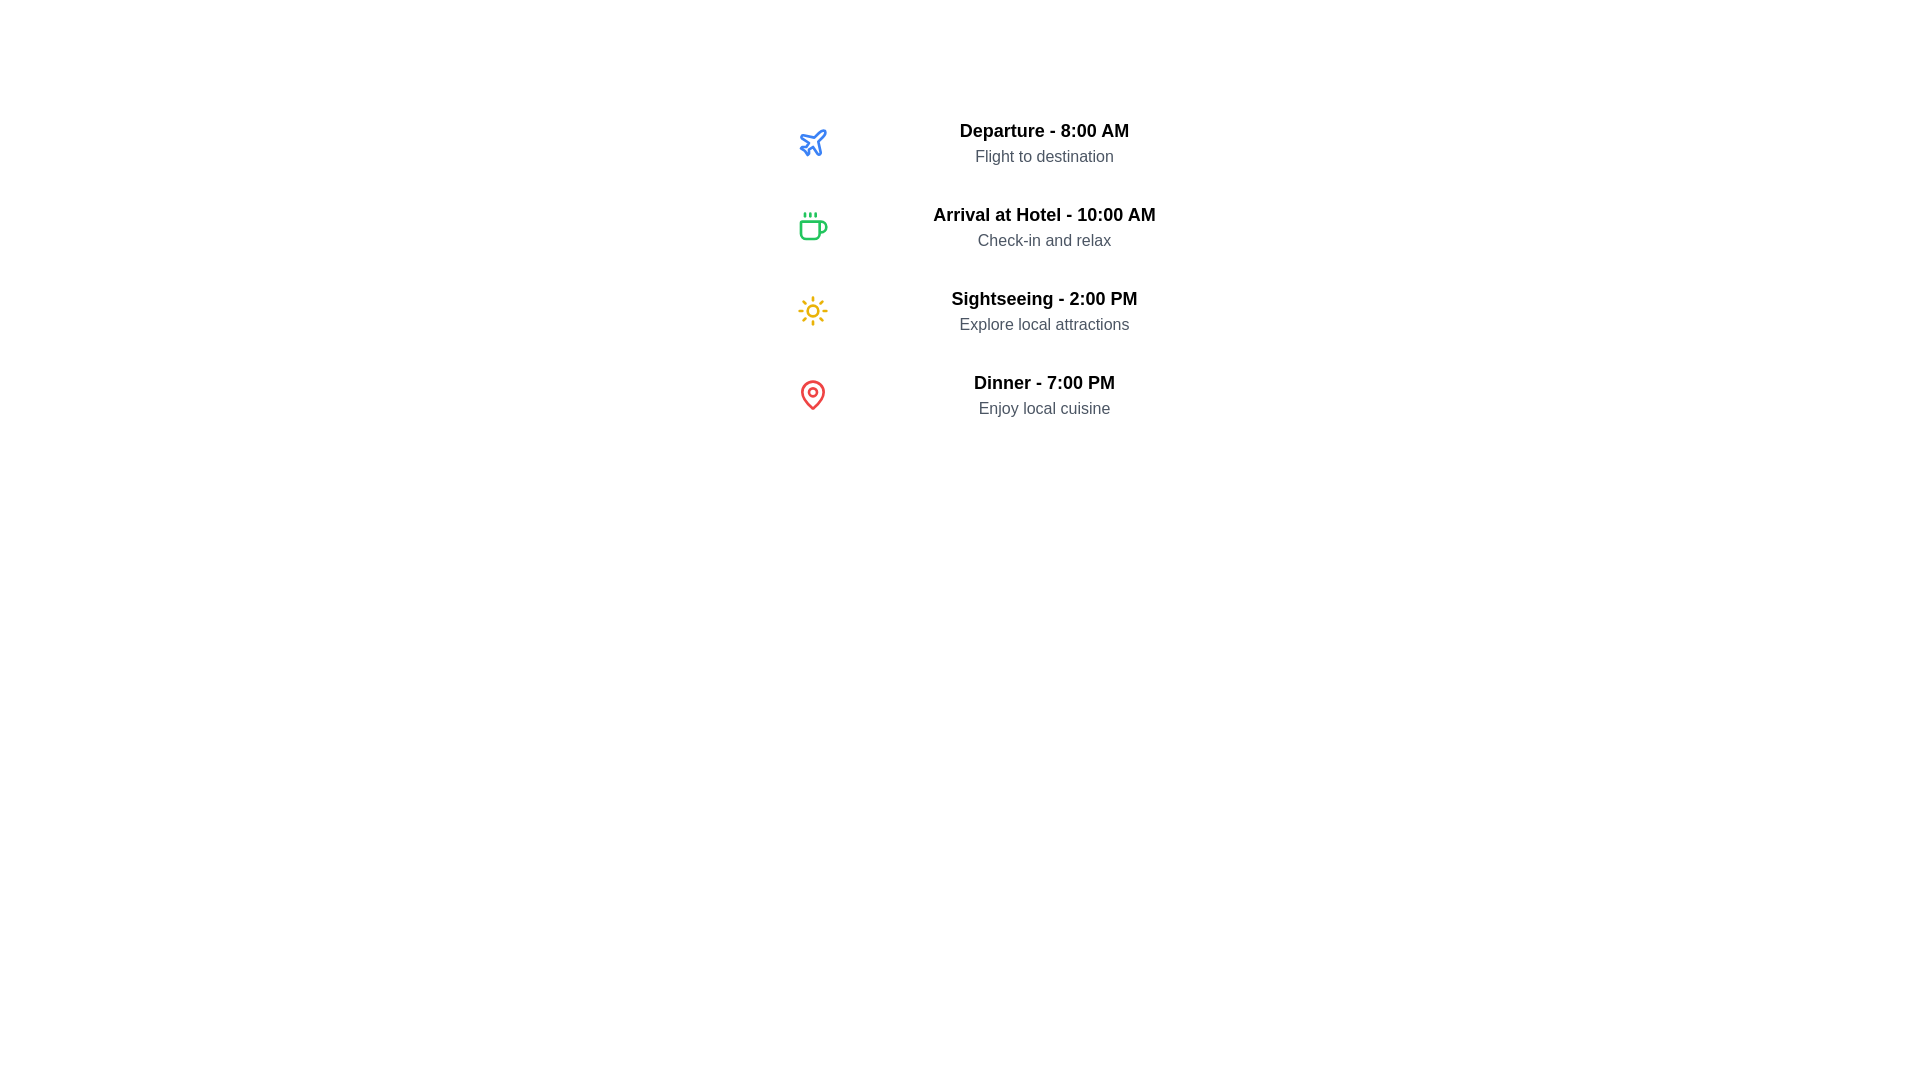  I want to click on the last List Item in the schedule, which details the 'Dinner' event at '7:00 PM', so click(1020, 394).